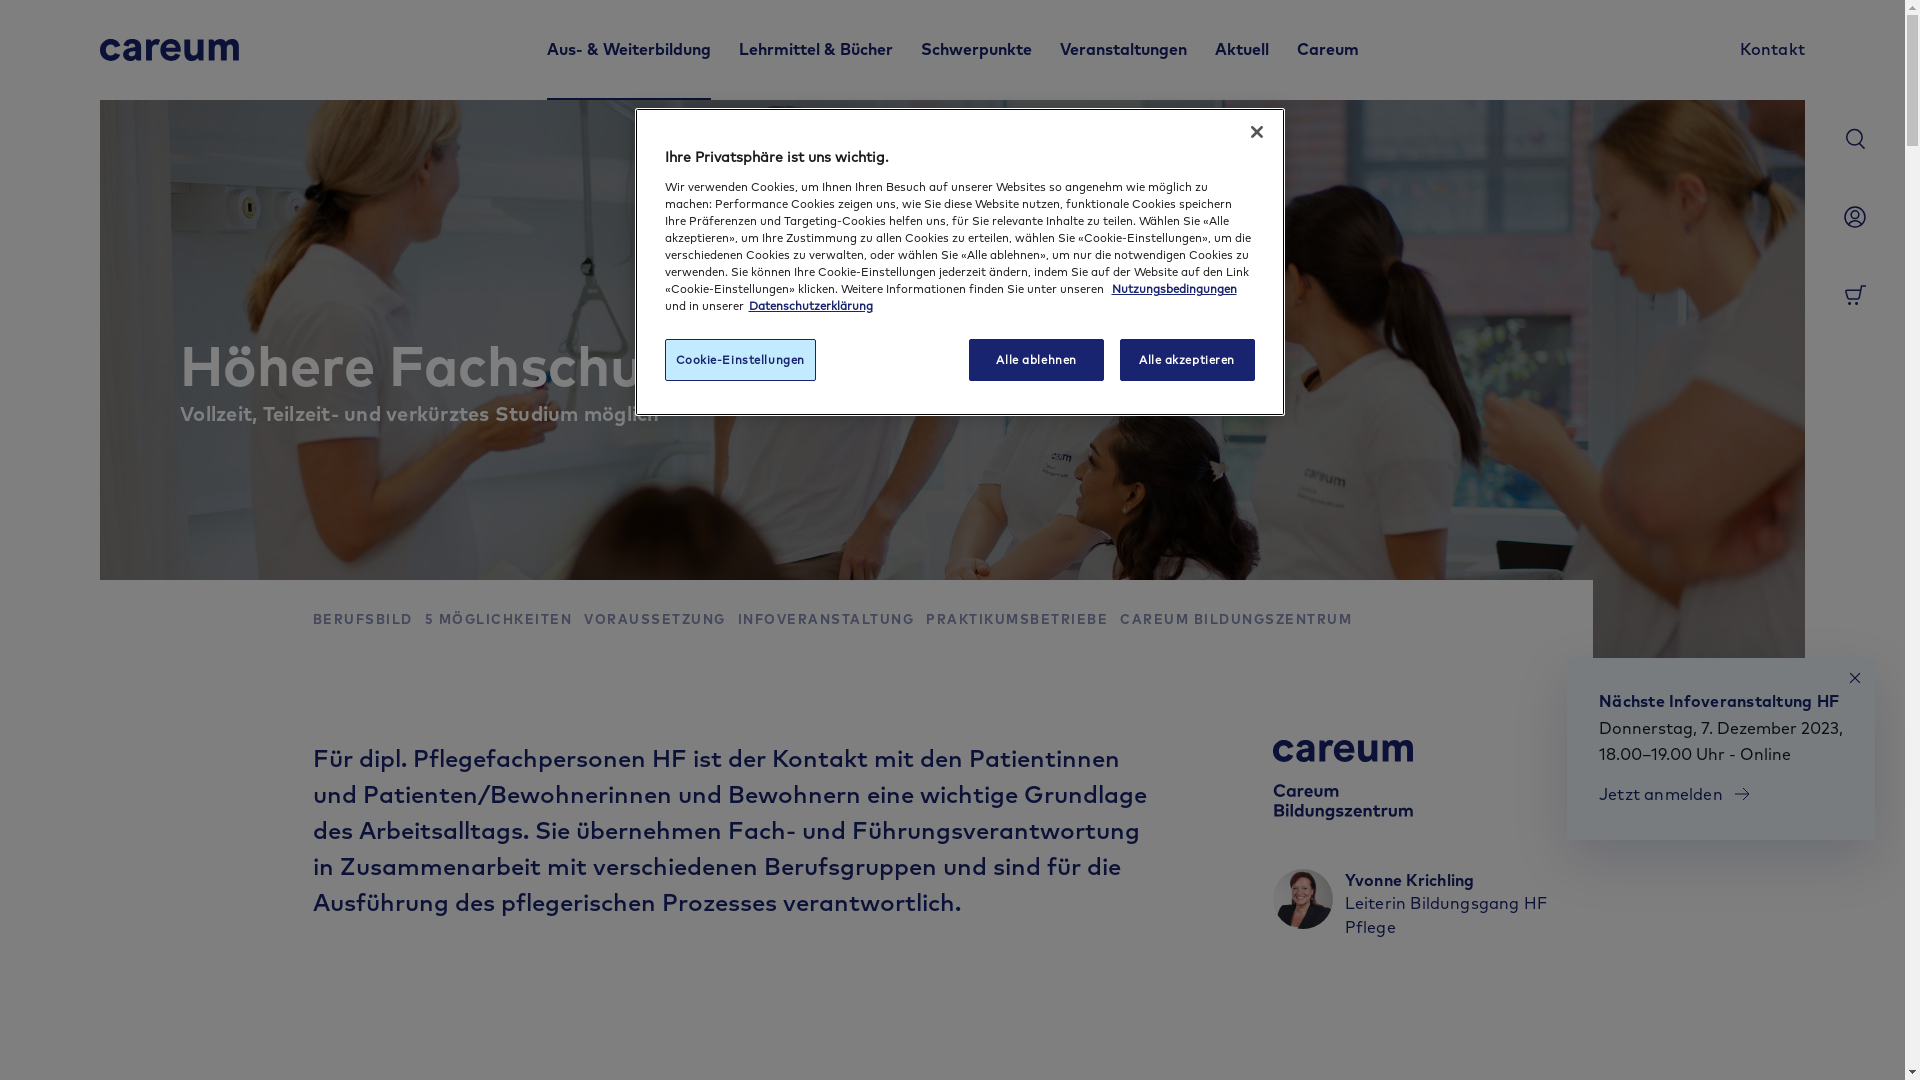 Image resolution: width=1920 pixels, height=1080 pixels. I want to click on 'PRAKTIKUMSBETRIEBE', so click(925, 619).